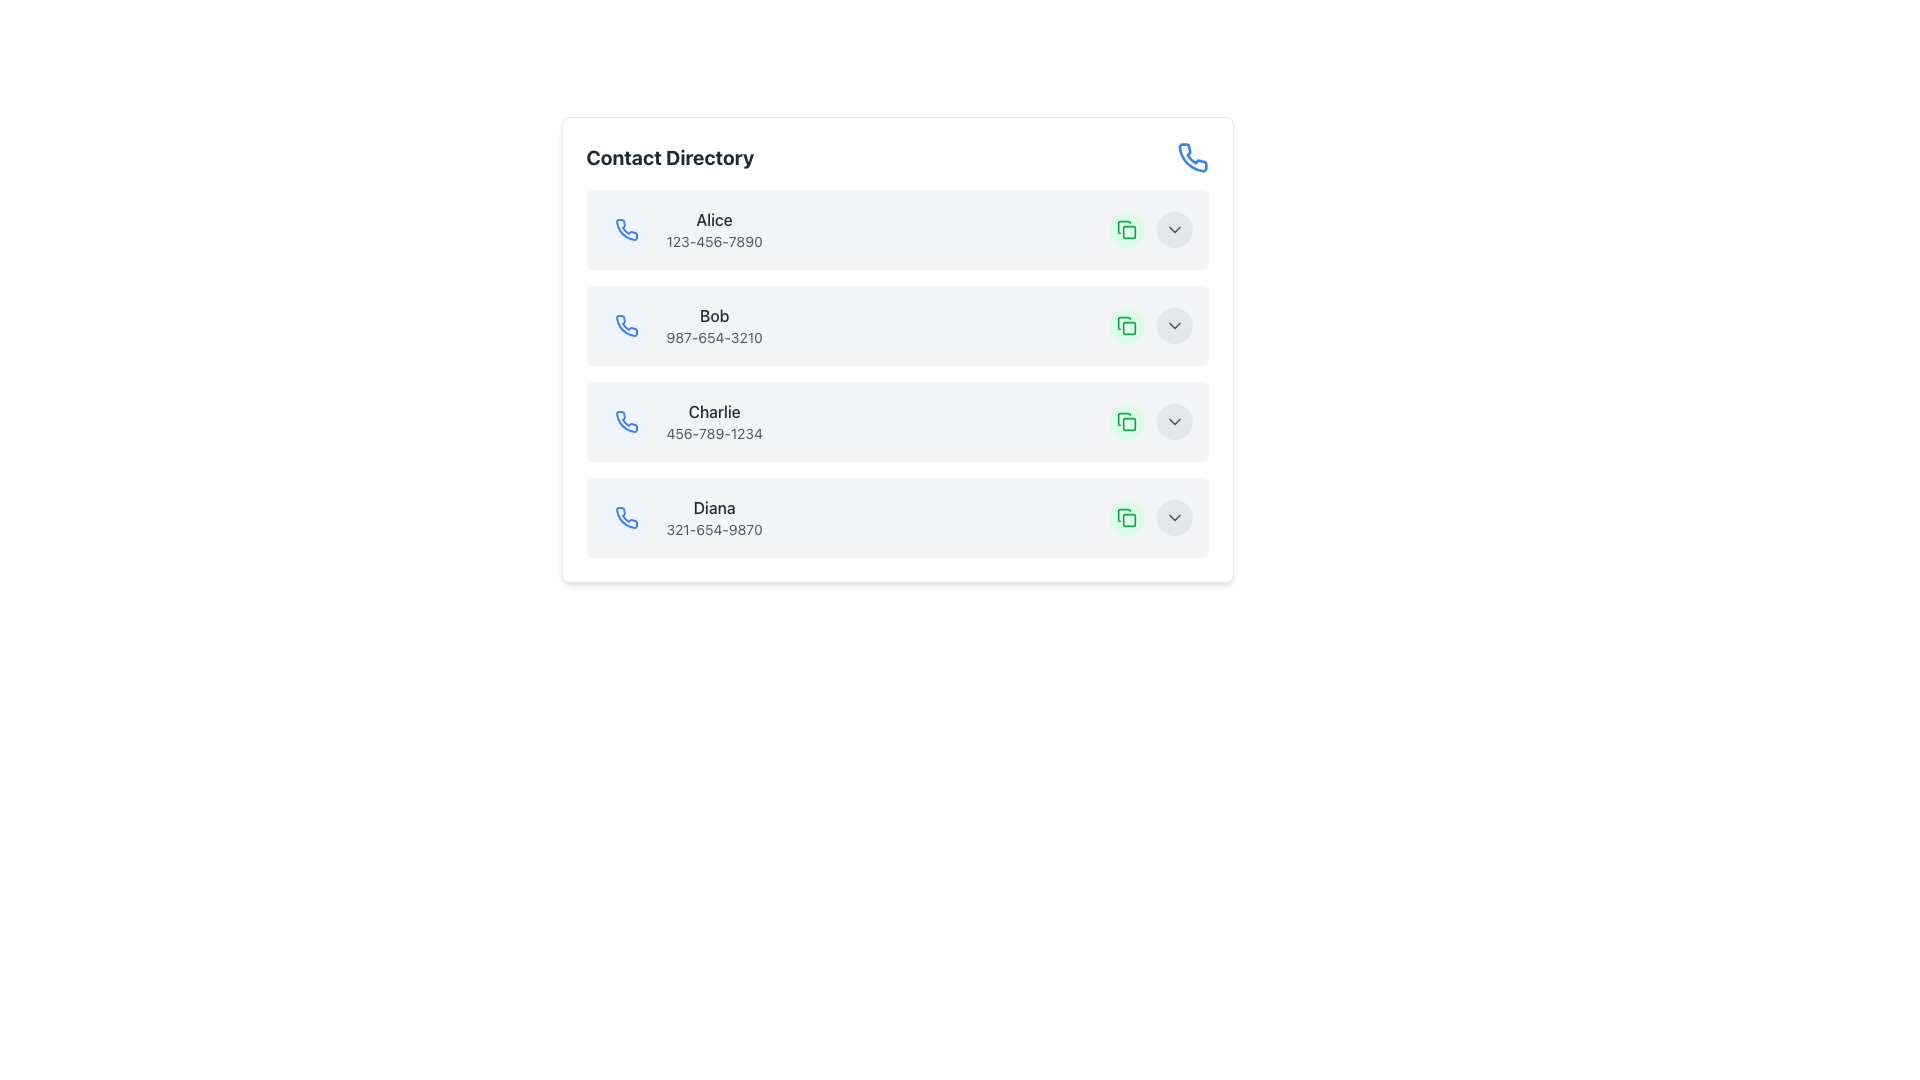 Image resolution: width=1920 pixels, height=1080 pixels. I want to click on contact name displayed in the top text of the fourth entry in the vertically arranged list, which is located directly above the phone number '321-654-9870', so click(714, 507).